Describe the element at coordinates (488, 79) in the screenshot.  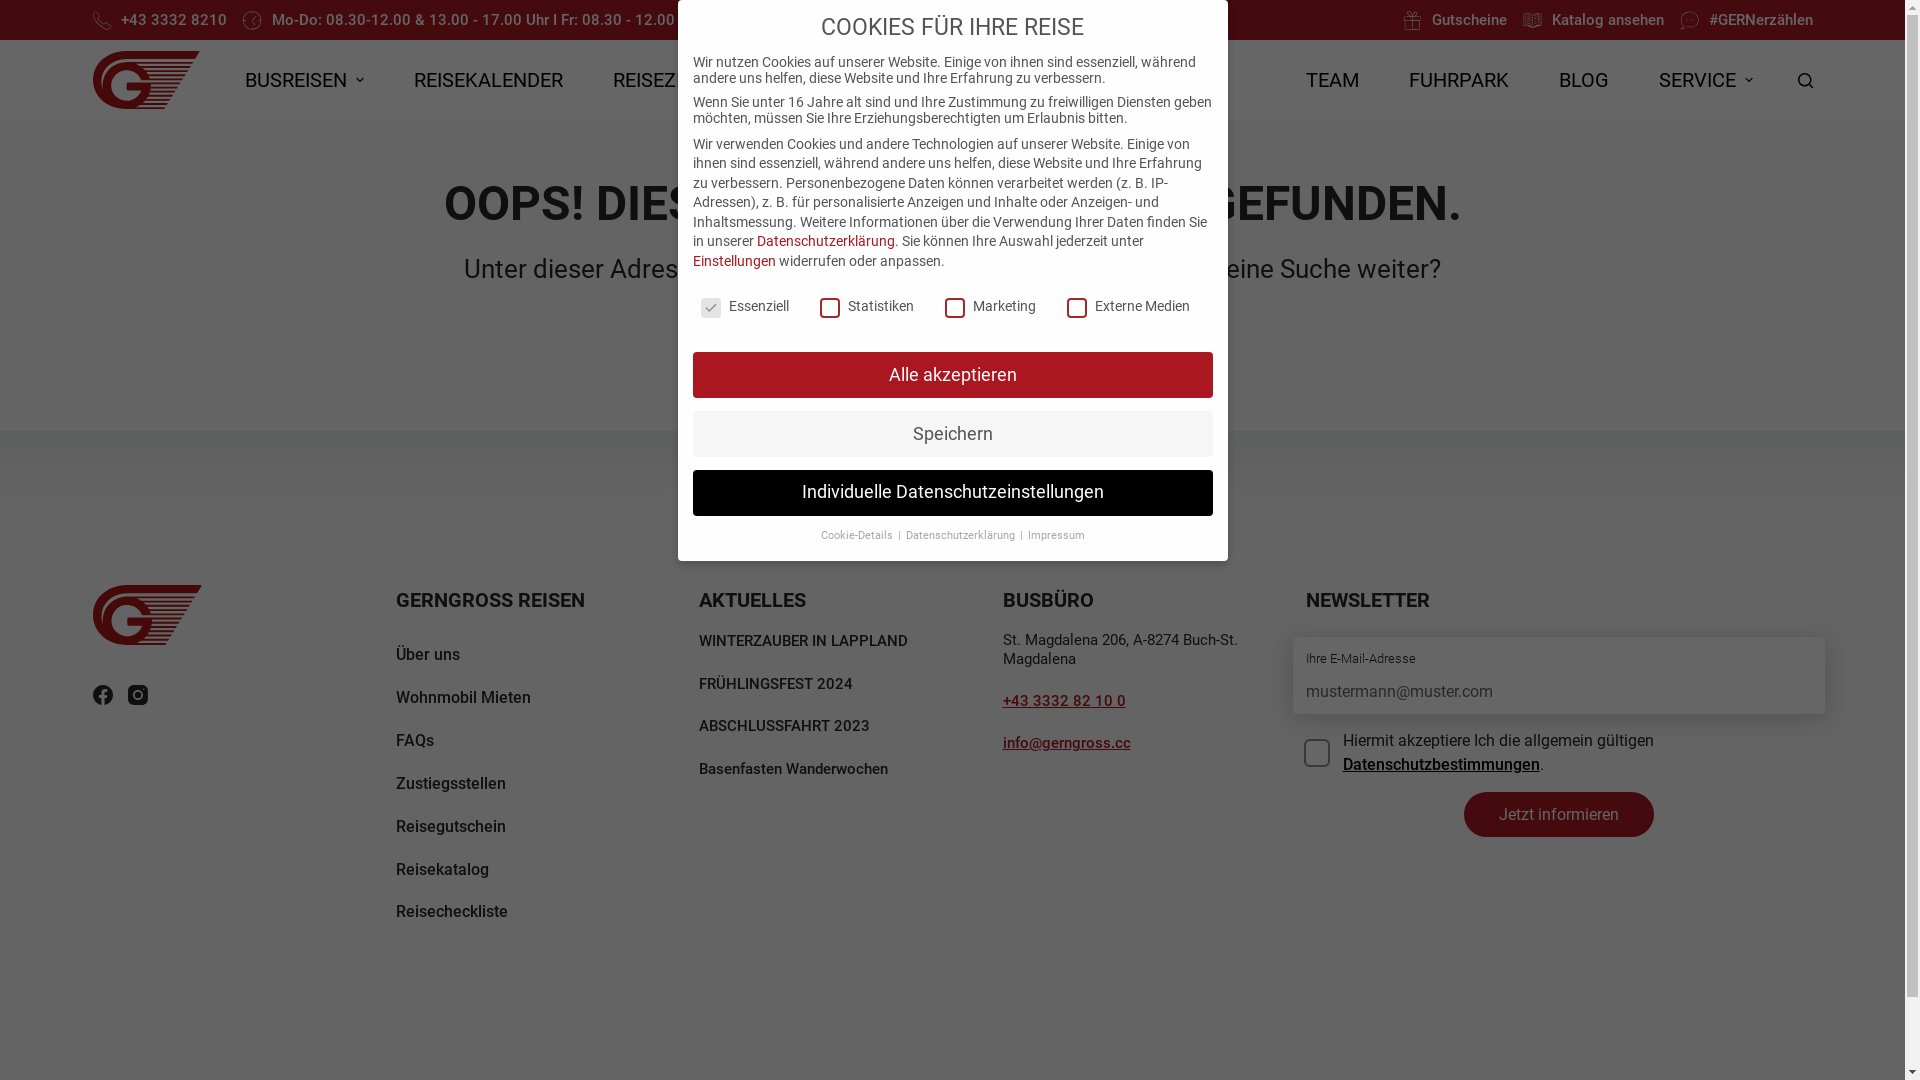
I see `'REISEKALENDER'` at that location.